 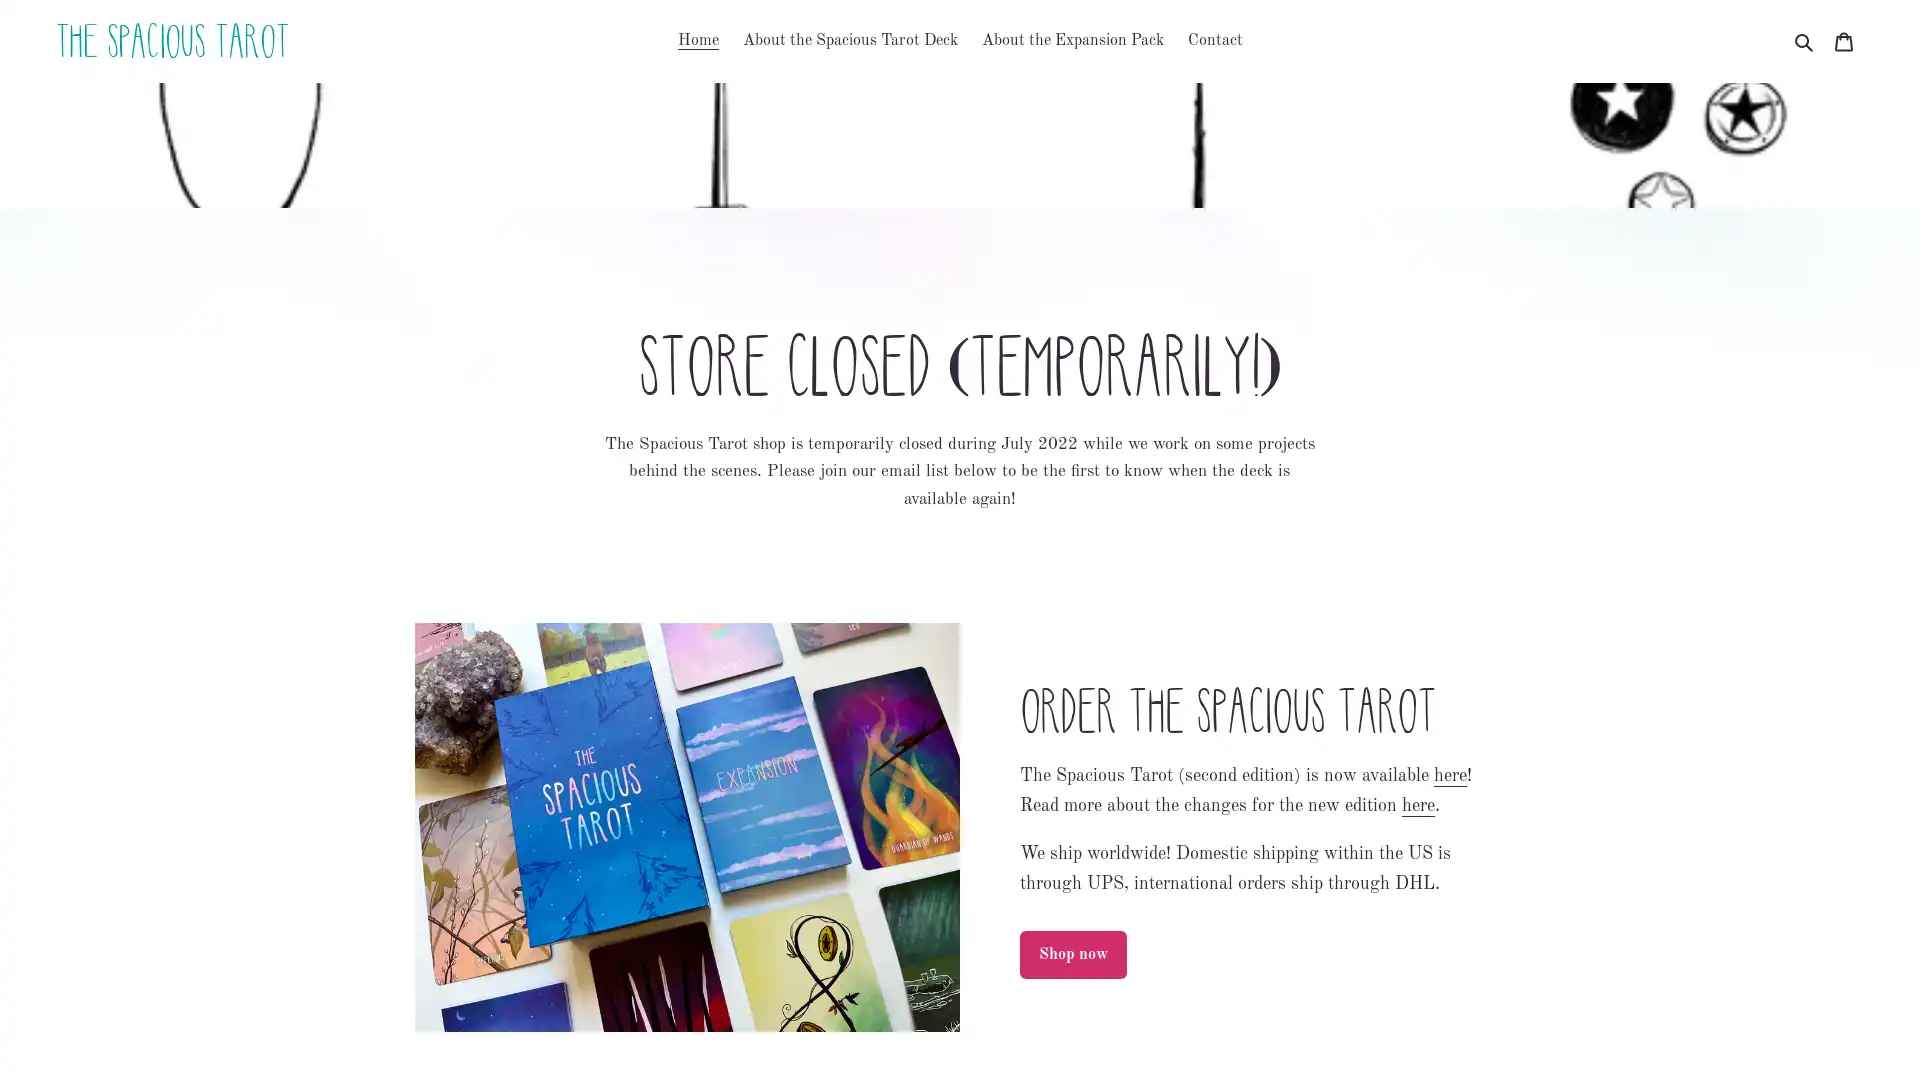 I want to click on Search, so click(x=1805, y=41).